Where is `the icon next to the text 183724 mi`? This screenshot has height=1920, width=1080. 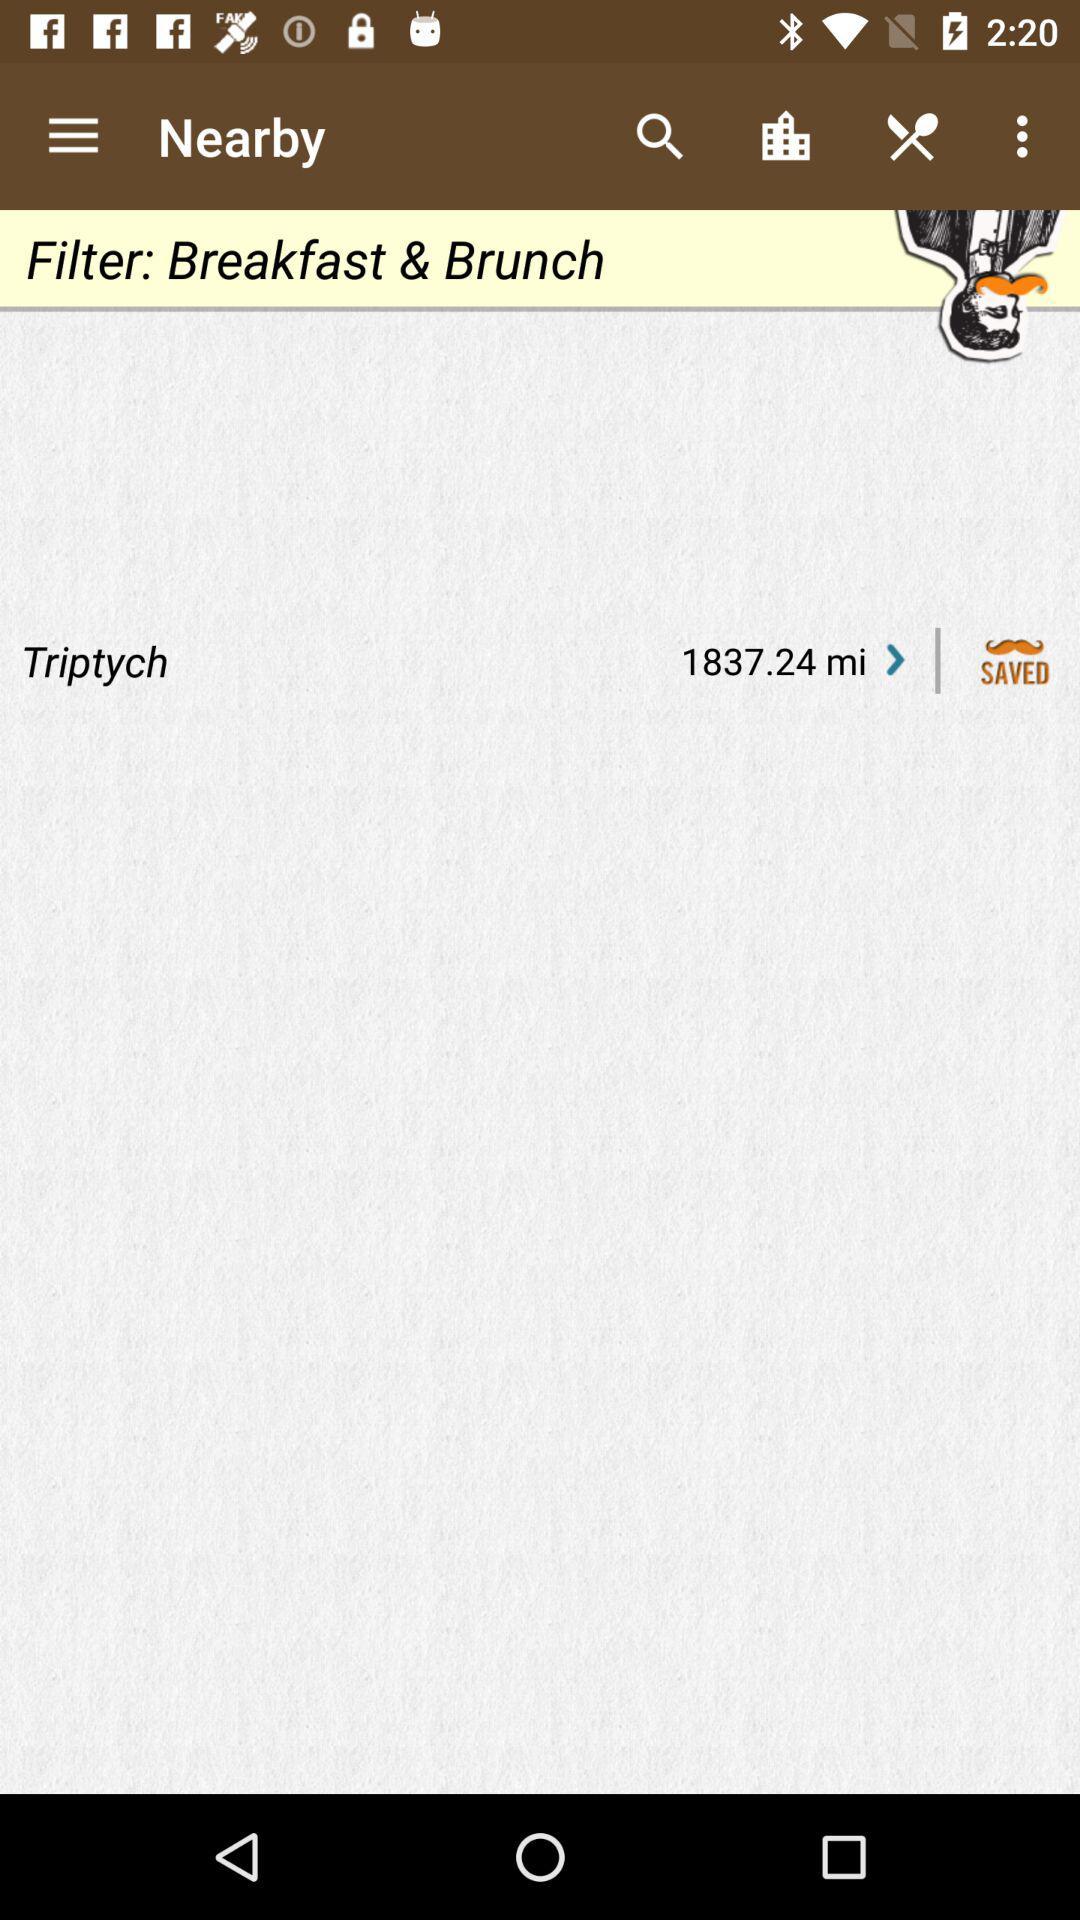 the icon next to the text 183724 mi is located at coordinates (894, 660).